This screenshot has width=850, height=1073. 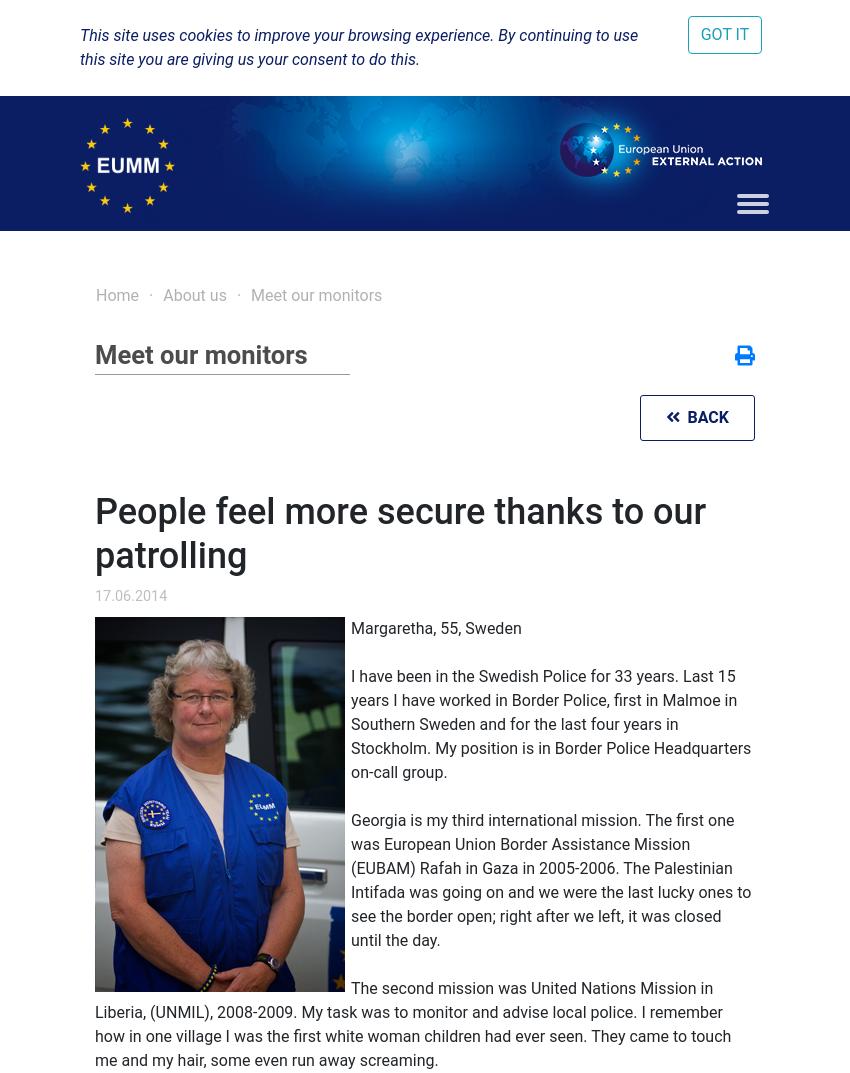 I want to click on 'GOT IT', so click(x=724, y=33).